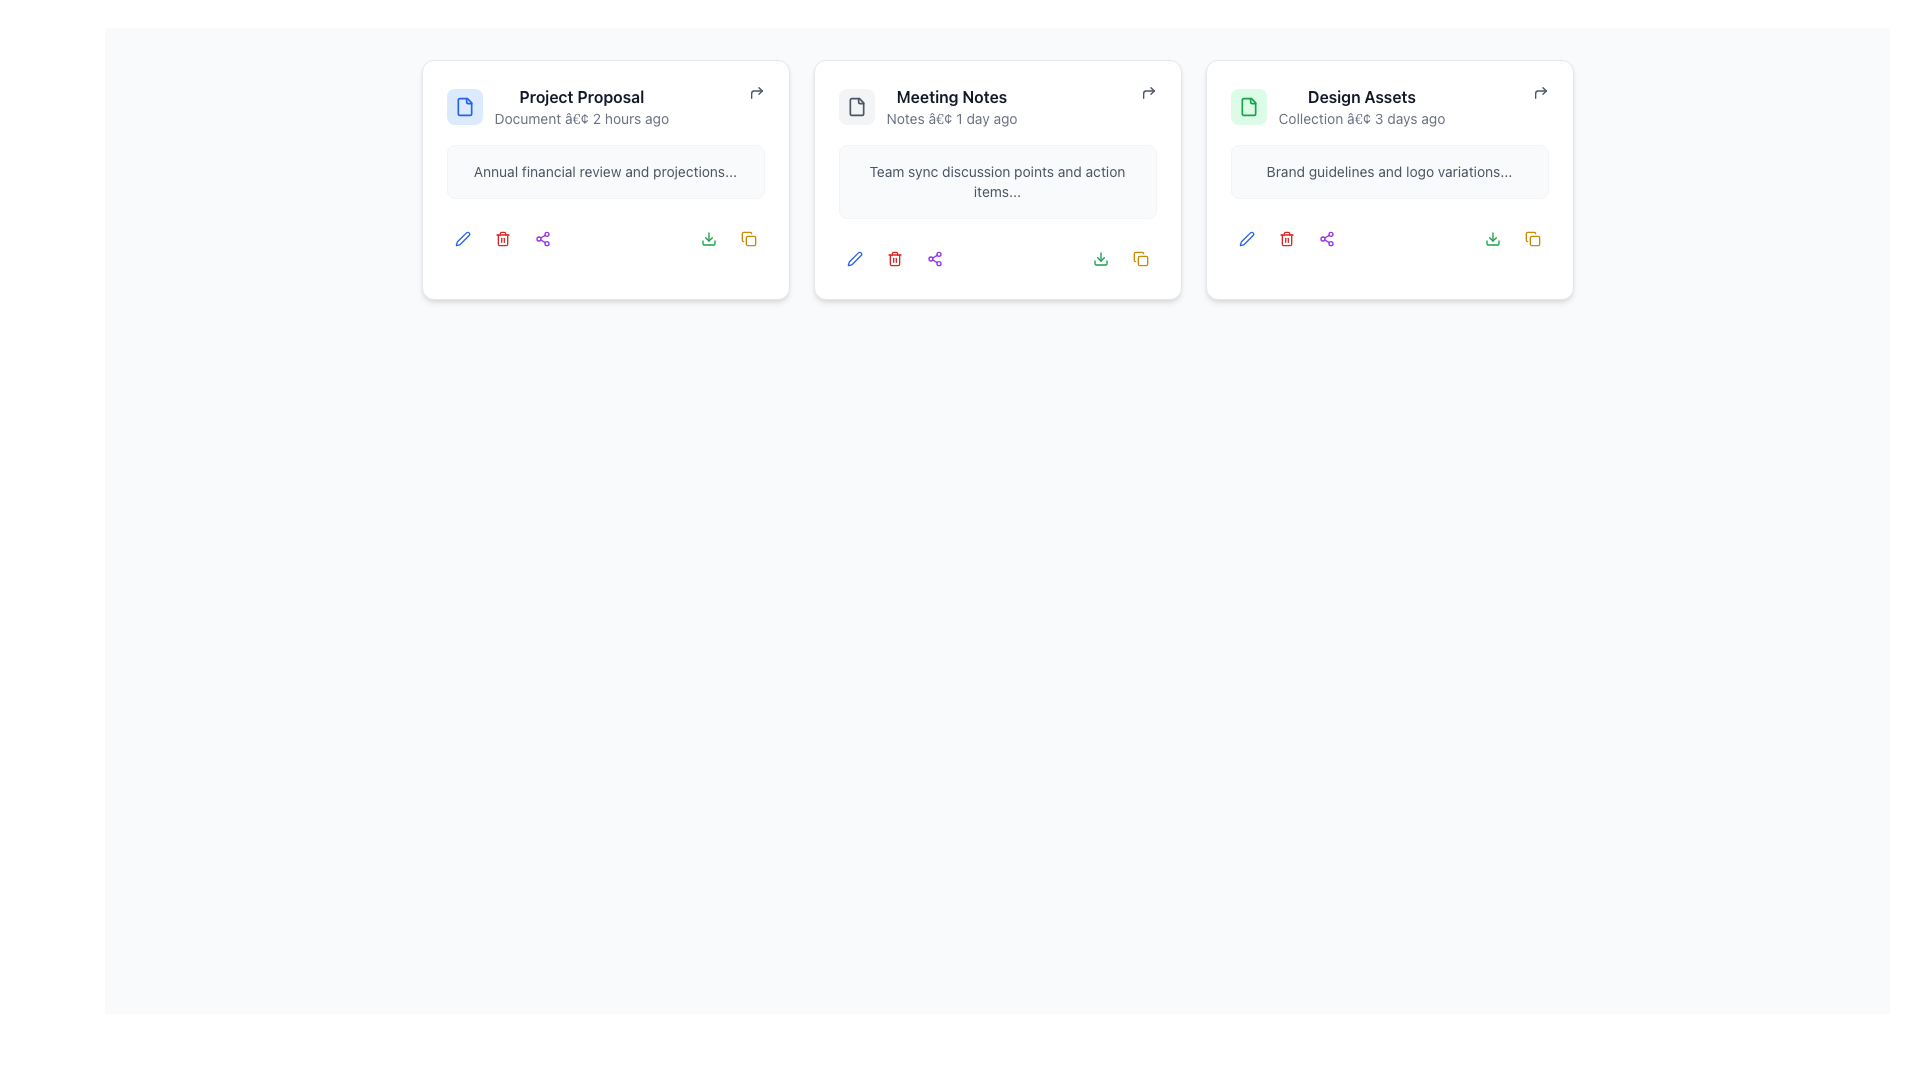  I want to click on the text block displaying the summary of discussion points and action items for the team sync meeting, located in the 'Meeting Notes' card beneath the header, so click(997, 181).